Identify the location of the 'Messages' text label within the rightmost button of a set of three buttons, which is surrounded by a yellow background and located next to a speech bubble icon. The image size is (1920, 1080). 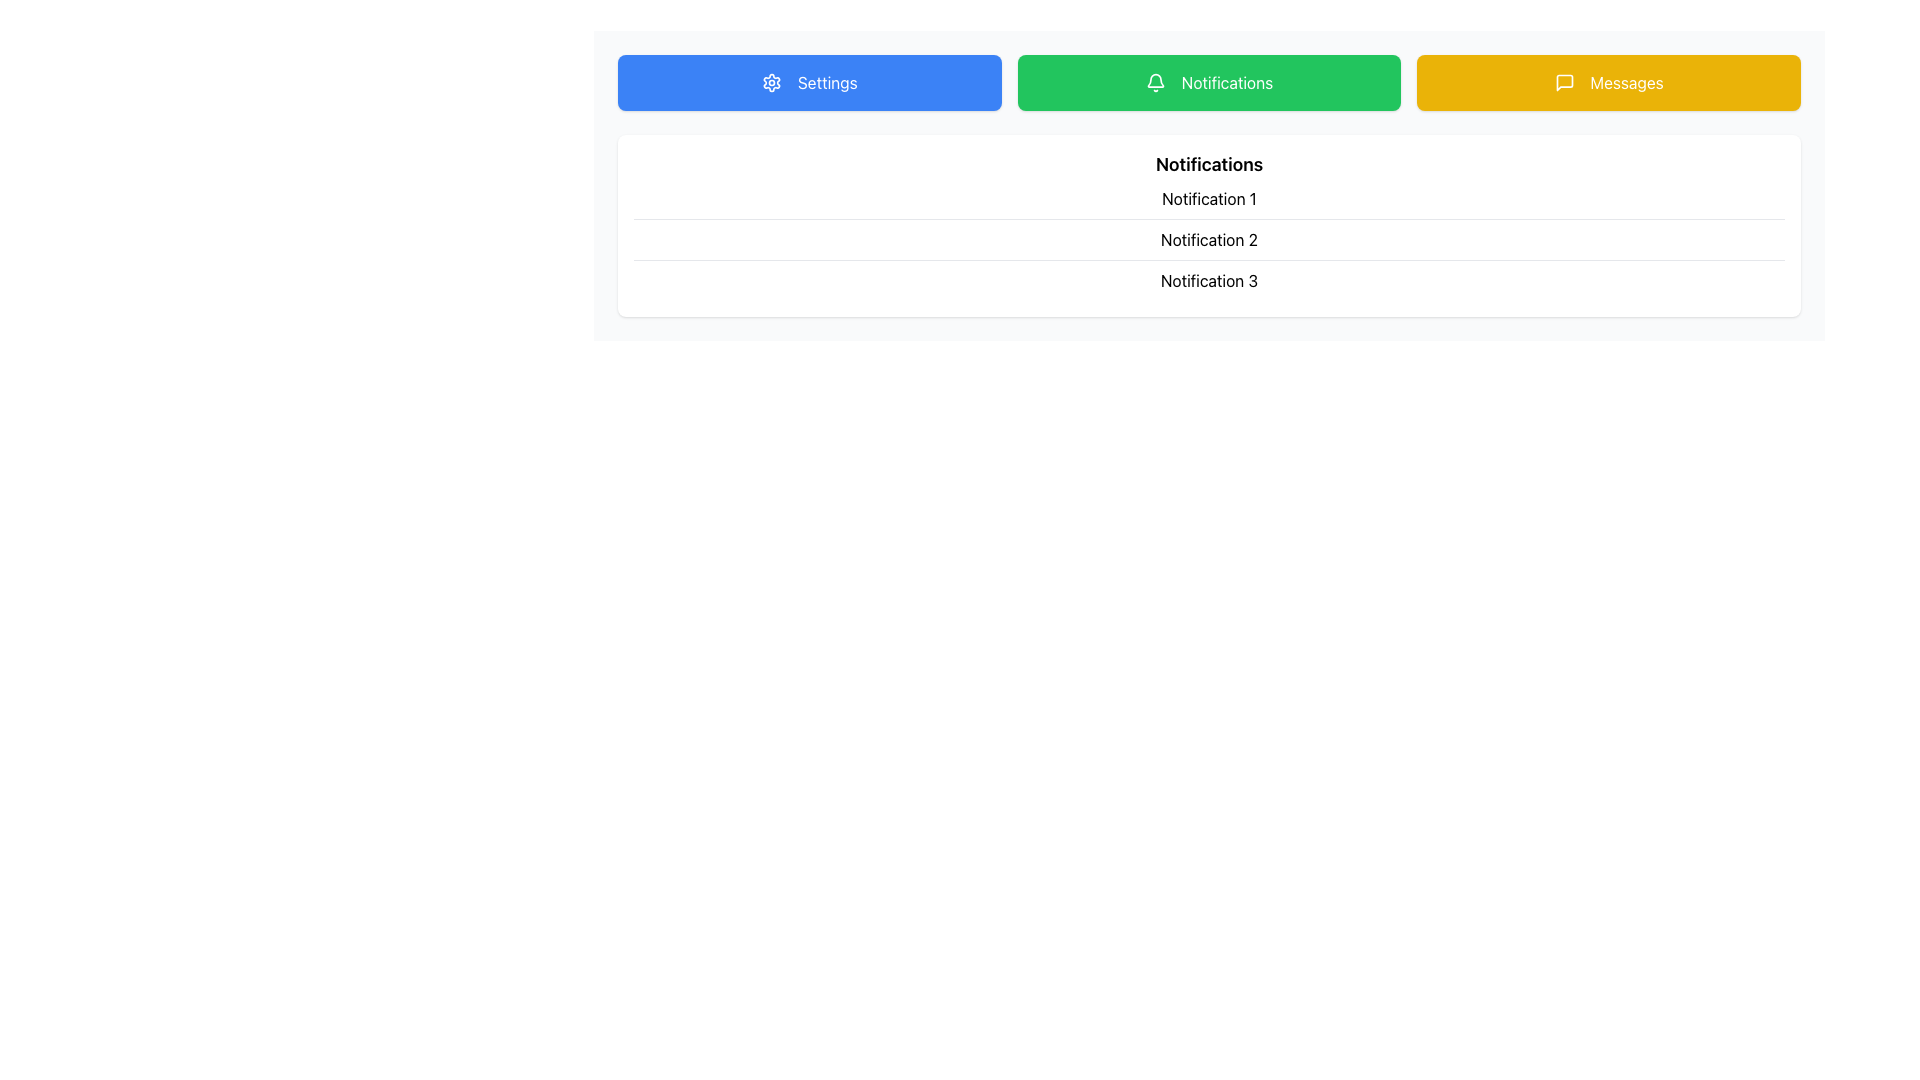
(1627, 82).